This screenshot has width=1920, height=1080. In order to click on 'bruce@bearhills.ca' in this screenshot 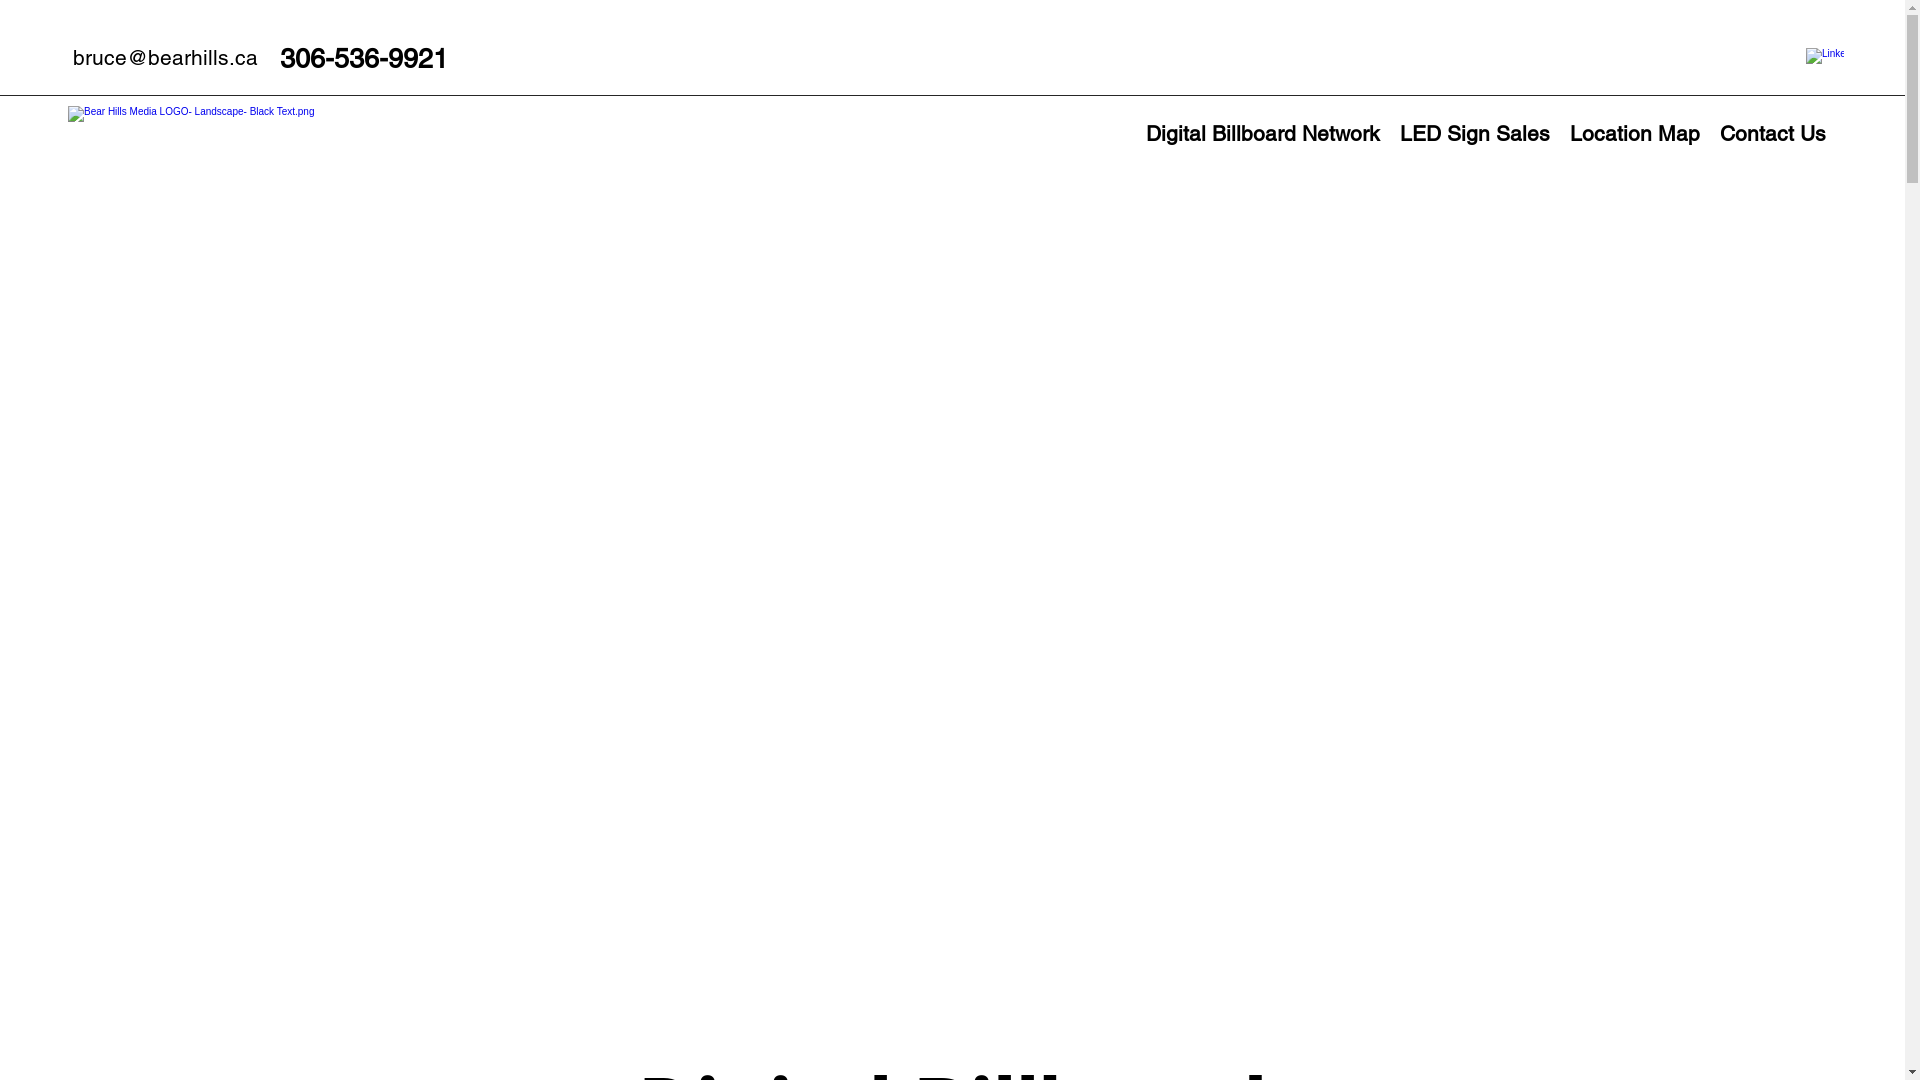, I will do `click(72, 56)`.